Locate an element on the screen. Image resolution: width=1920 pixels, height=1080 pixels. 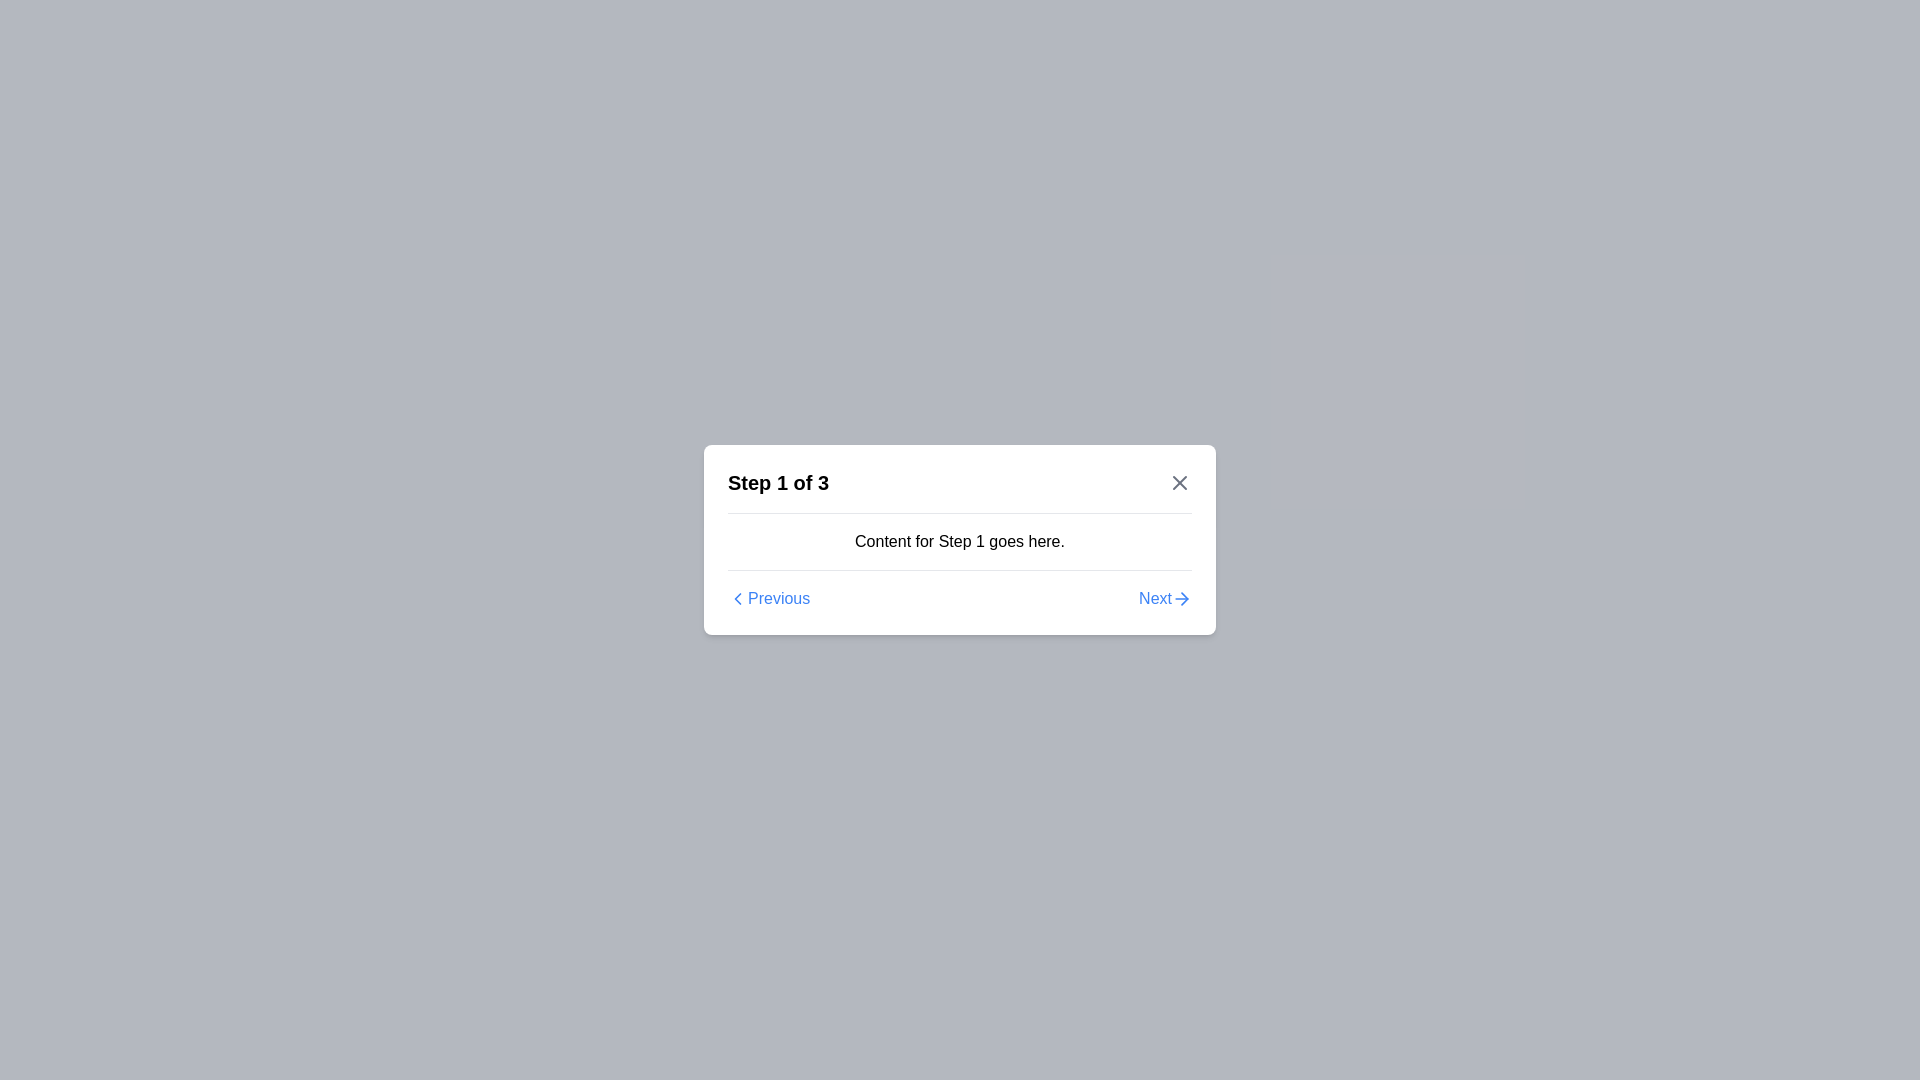
the rightward navigation icon located to the right of the word 'Next' within the navigation section is located at coordinates (1181, 597).